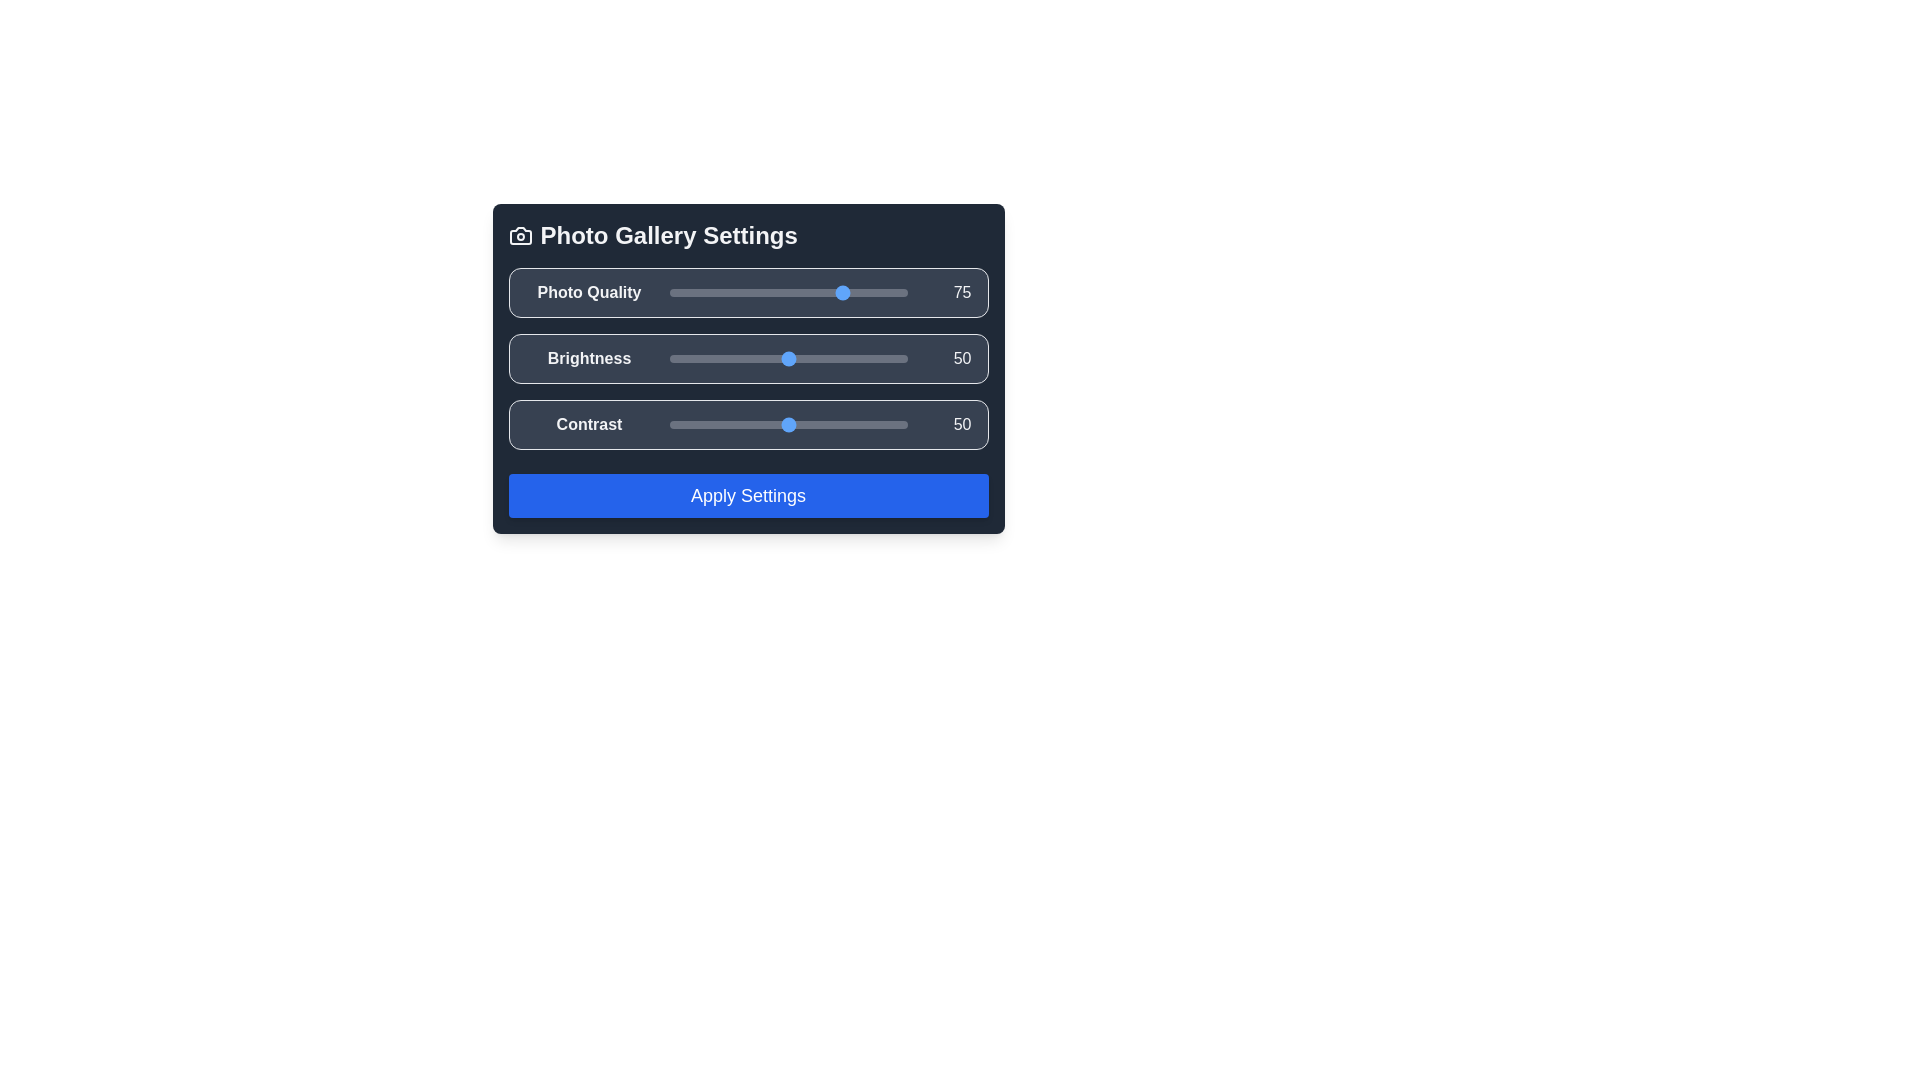 The width and height of the screenshot is (1920, 1080). What do you see at coordinates (852, 357) in the screenshot?
I see `the brightness level` at bounding box center [852, 357].